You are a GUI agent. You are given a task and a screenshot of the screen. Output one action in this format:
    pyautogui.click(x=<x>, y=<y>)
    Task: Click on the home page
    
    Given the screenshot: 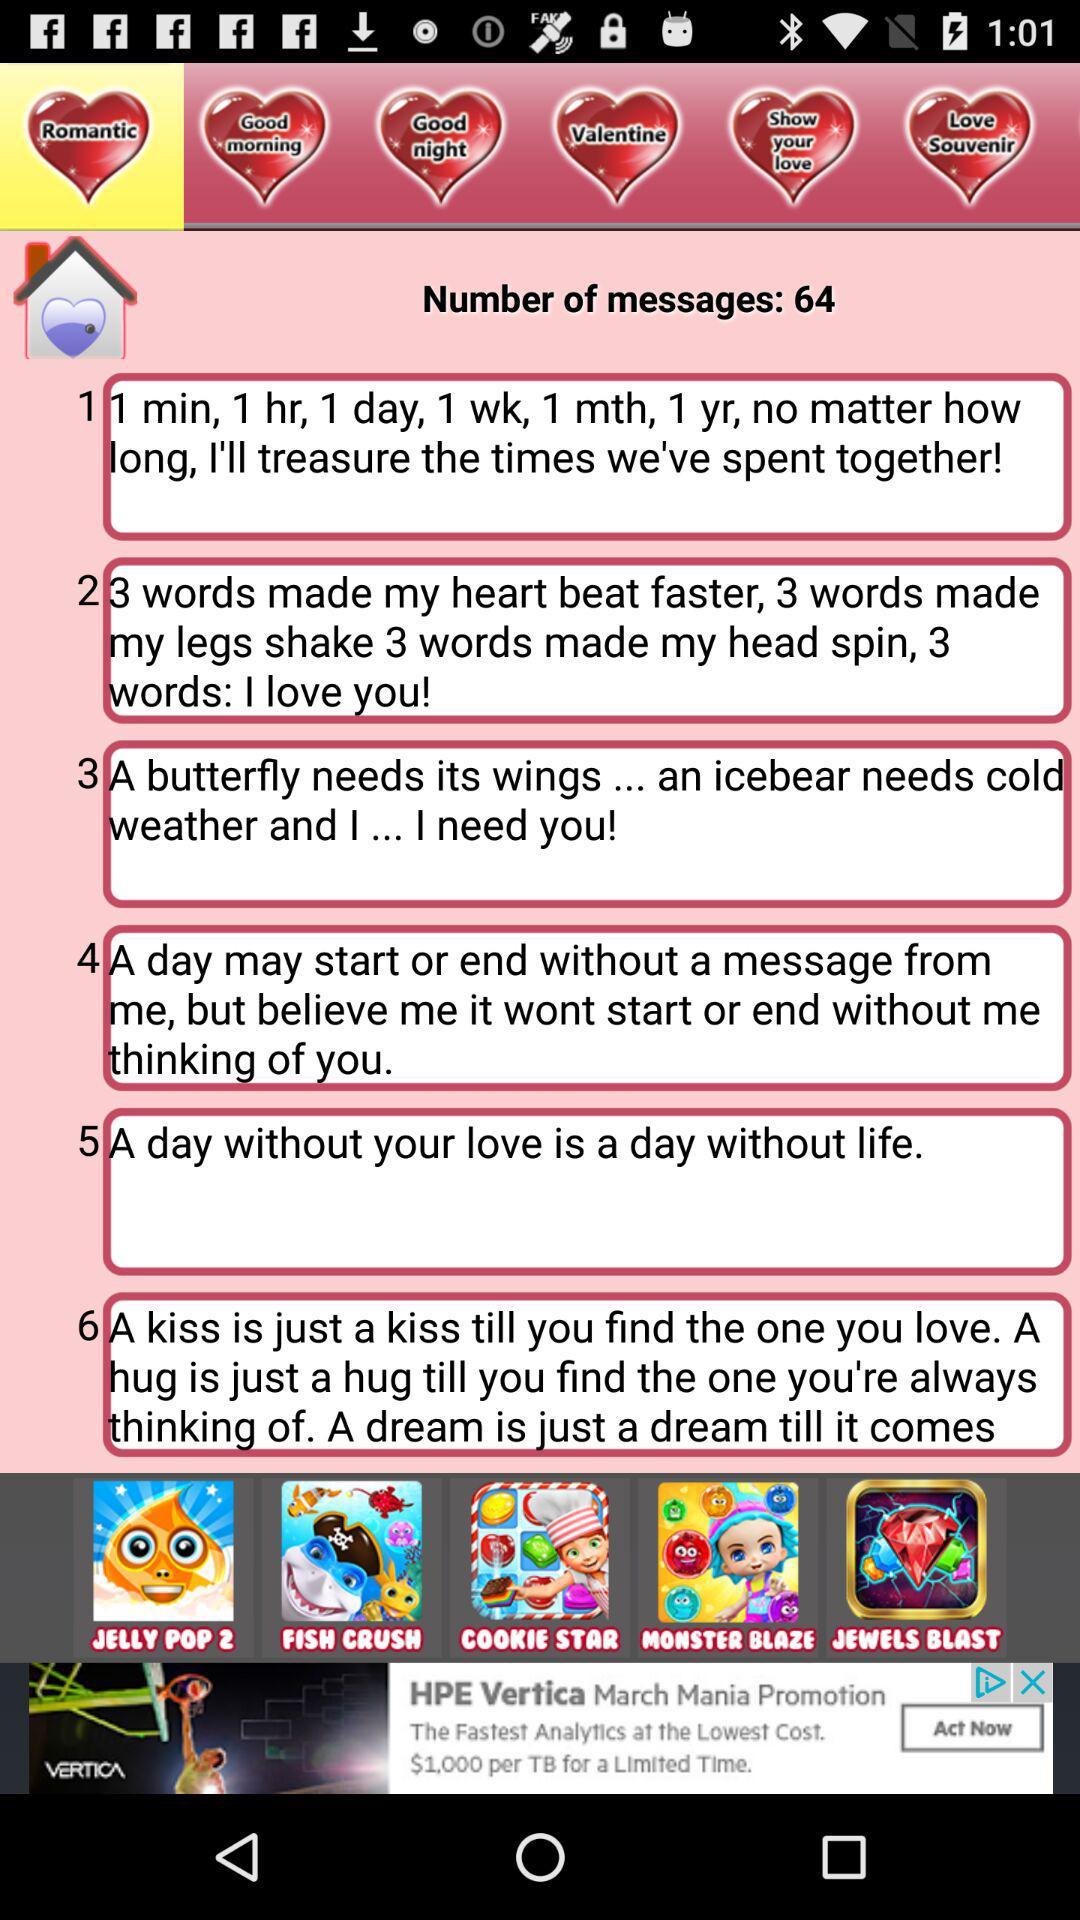 What is the action you would take?
    pyautogui.click(x=74, y=296)
    